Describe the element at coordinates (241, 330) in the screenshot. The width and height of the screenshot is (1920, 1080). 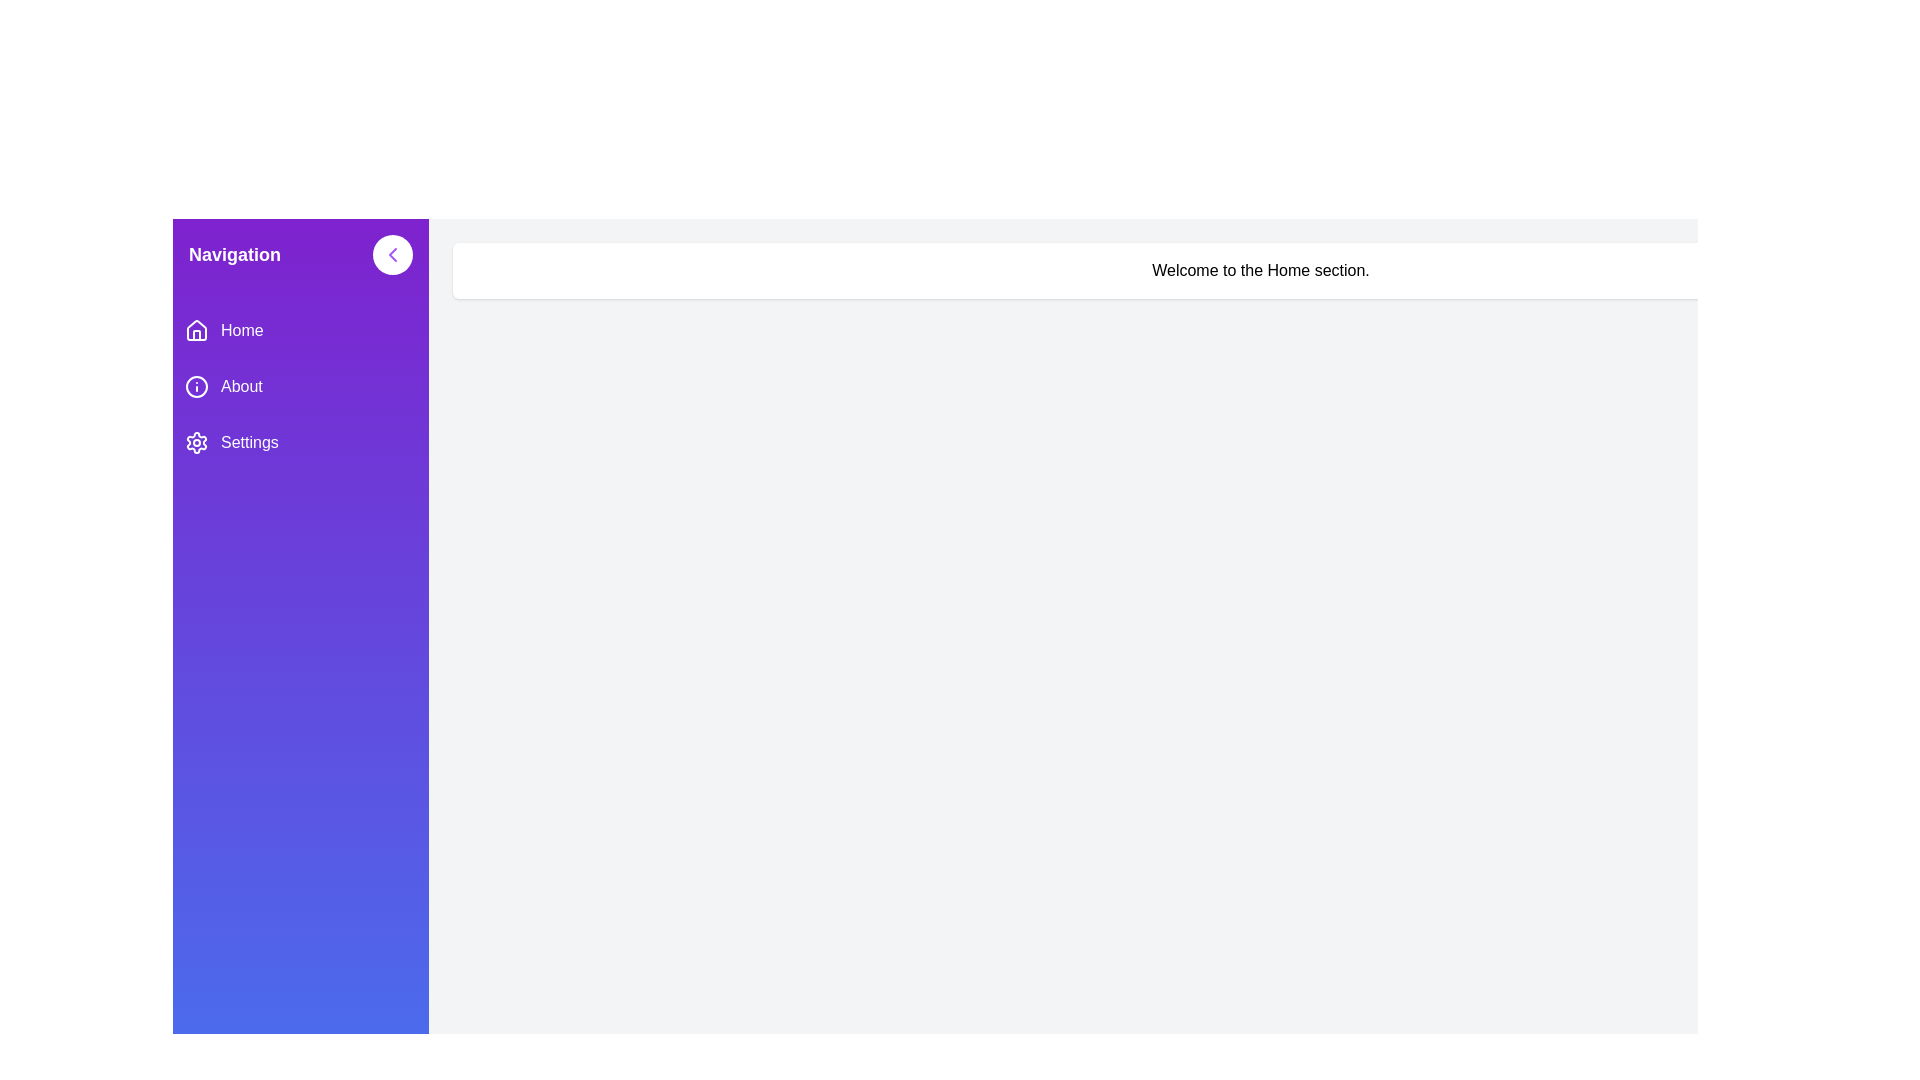
I see `the 'Home' navigation label, which is the first item in the sidebar list, located just below the house icon` at that location.